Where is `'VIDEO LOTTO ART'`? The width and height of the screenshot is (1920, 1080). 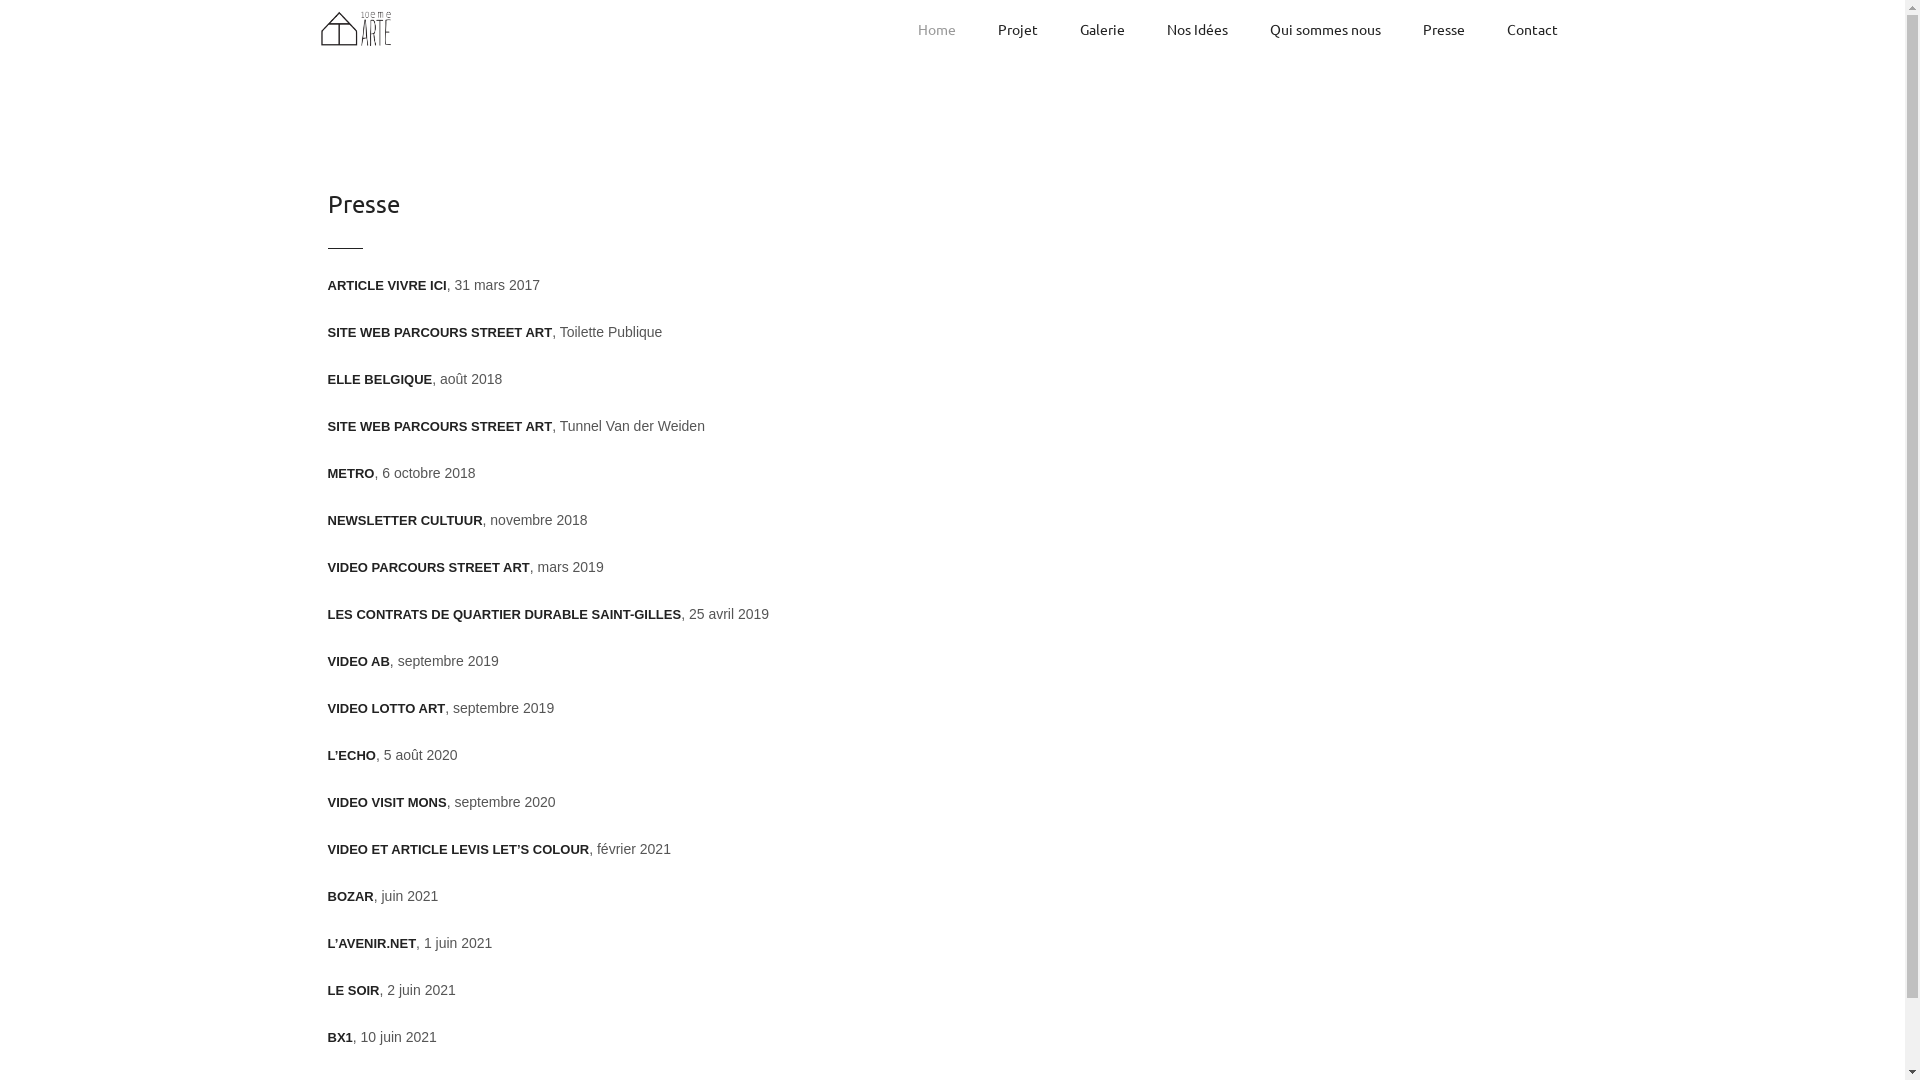 'VIDEO LOTTO ART' is located at coordinates (387, 707).